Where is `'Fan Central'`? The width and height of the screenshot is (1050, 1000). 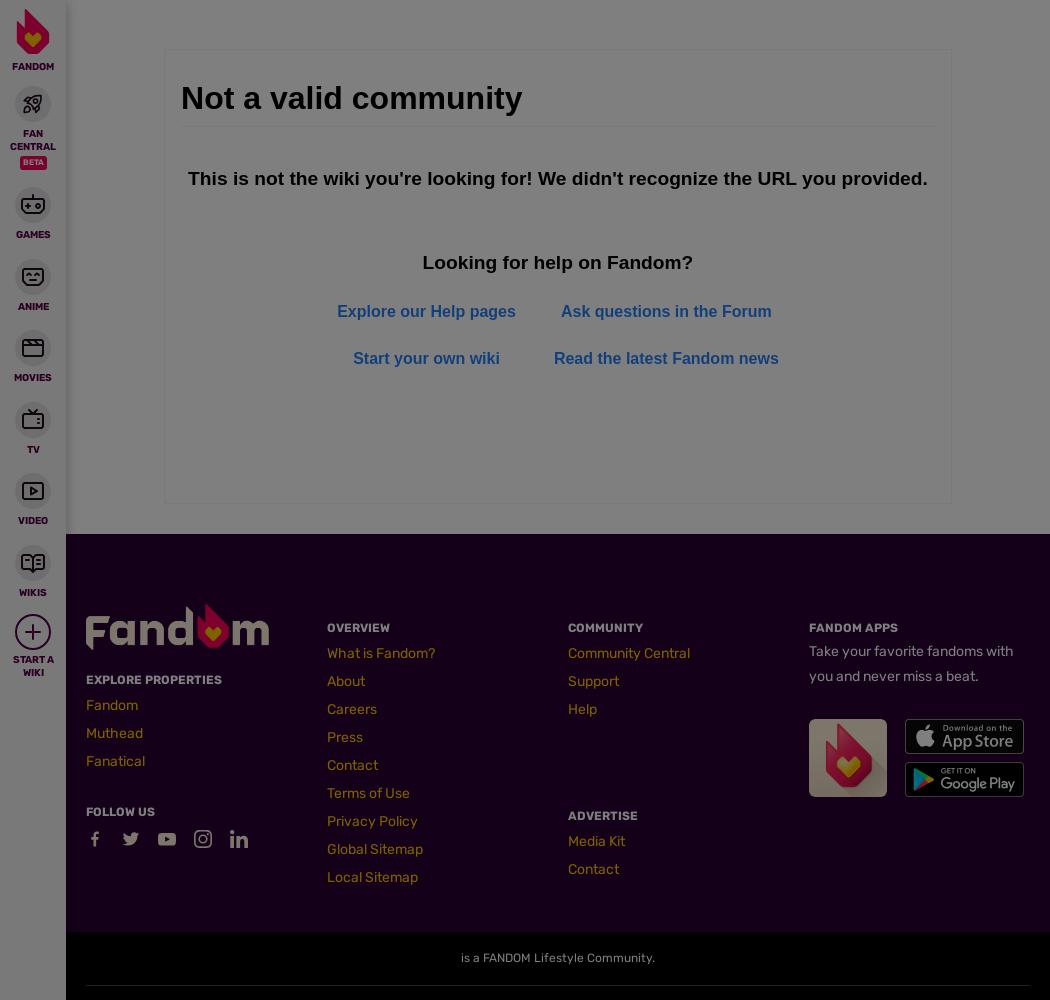 'Fan Central' is located at coordinates (32, 140).